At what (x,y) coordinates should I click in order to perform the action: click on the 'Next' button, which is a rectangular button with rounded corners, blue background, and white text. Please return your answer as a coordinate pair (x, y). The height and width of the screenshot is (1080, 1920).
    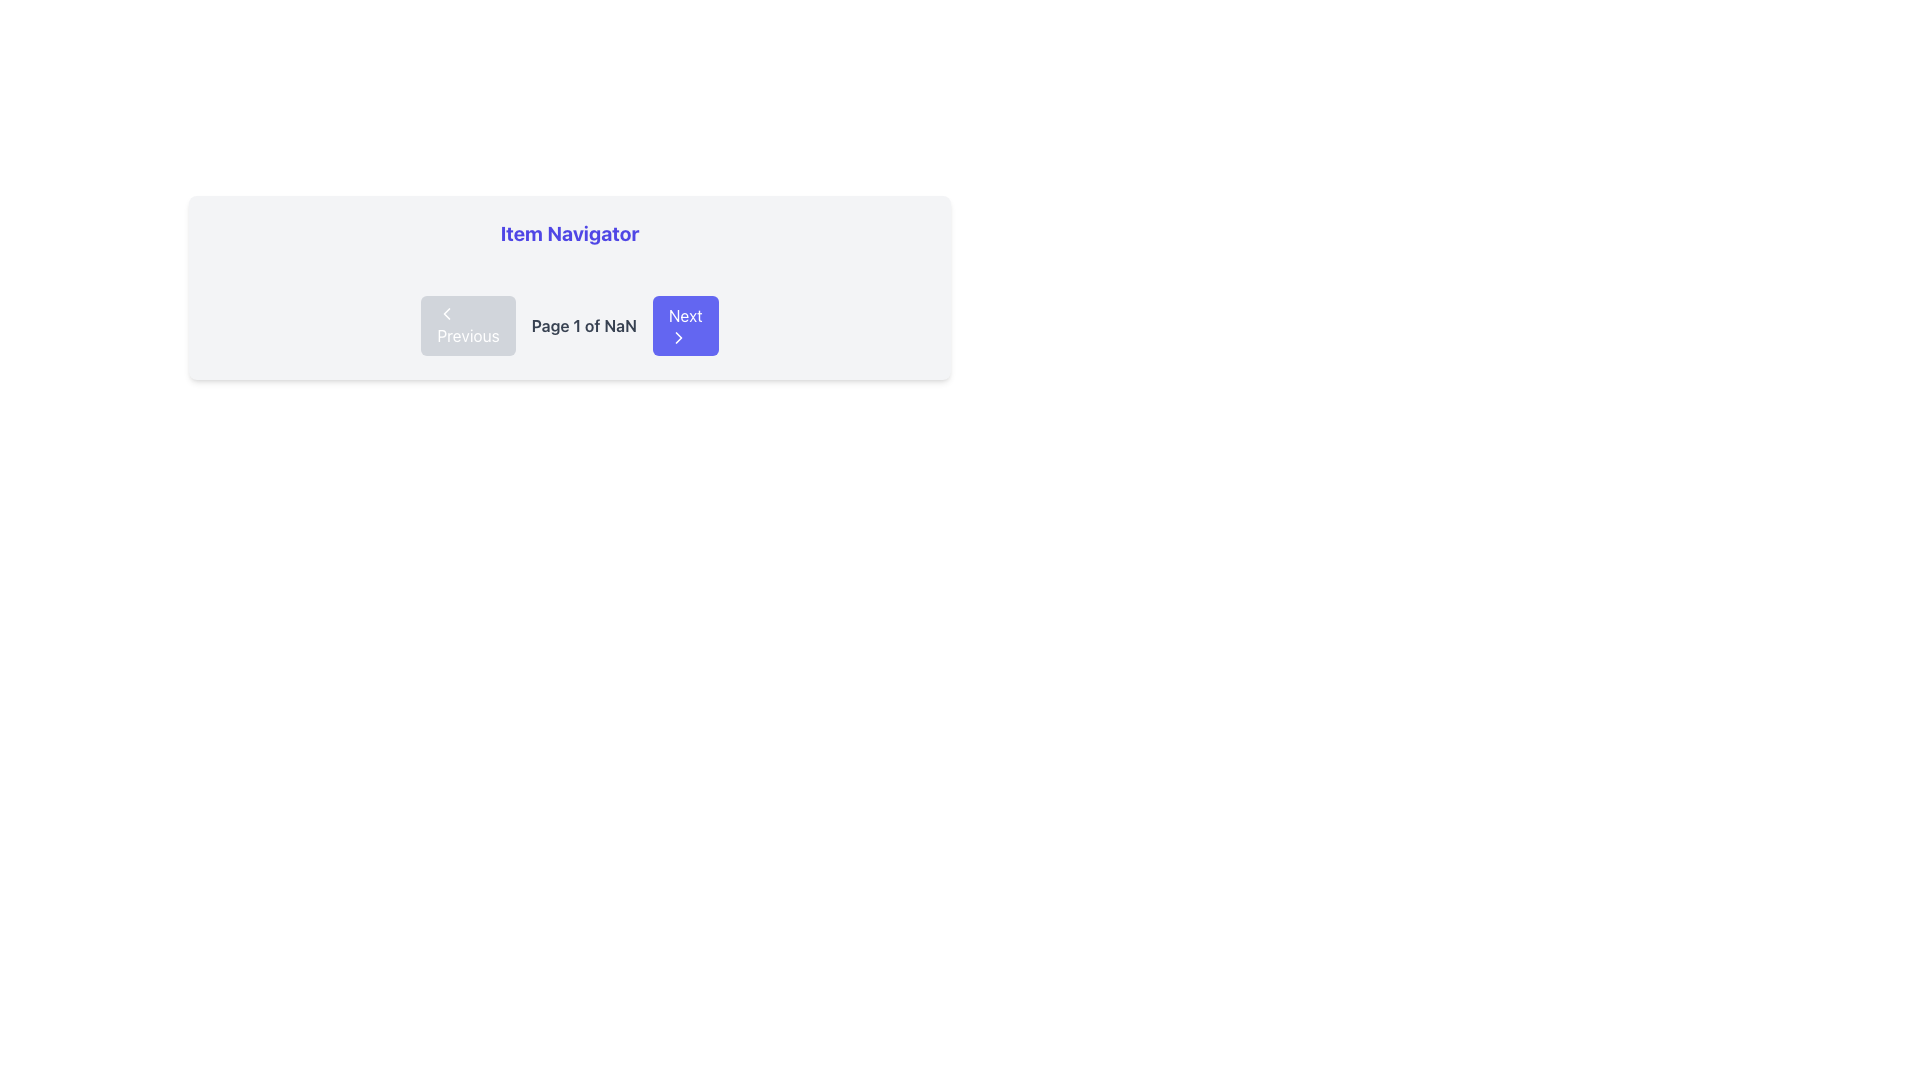
    Looking at the image, I should click on (685, 325).